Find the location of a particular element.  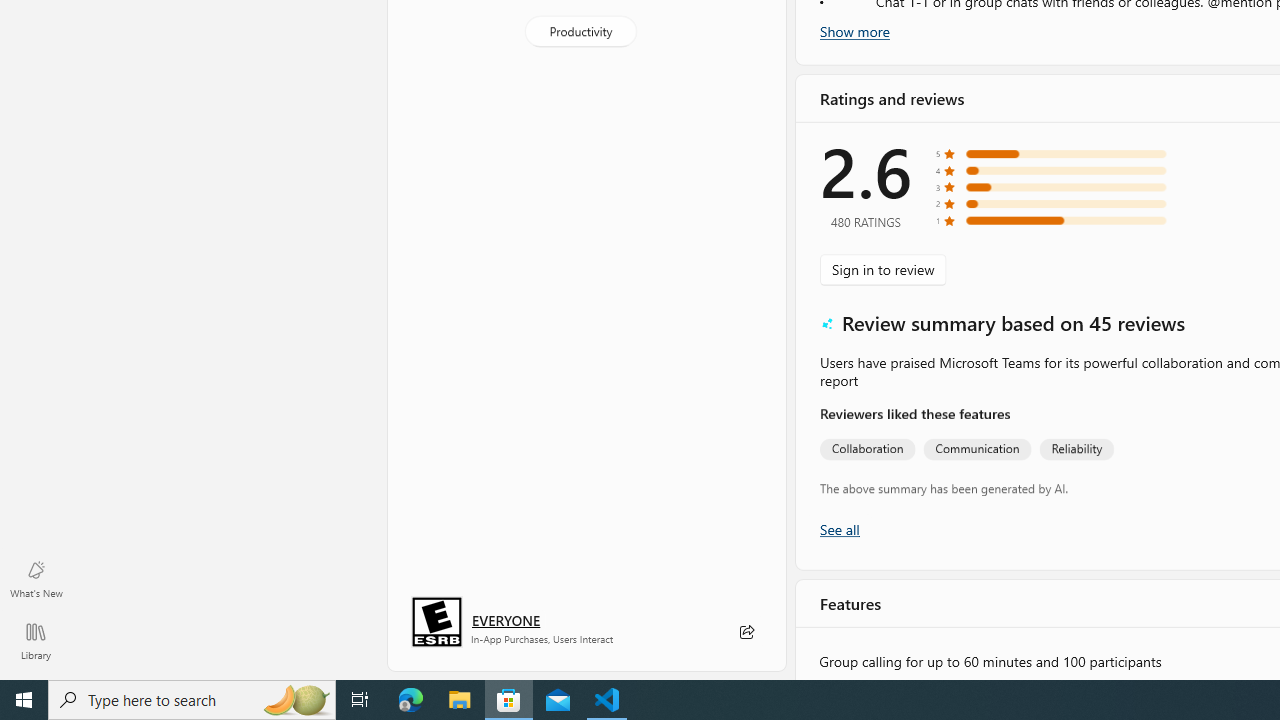

'Sign in to review' is located at coordinates (882, 268).